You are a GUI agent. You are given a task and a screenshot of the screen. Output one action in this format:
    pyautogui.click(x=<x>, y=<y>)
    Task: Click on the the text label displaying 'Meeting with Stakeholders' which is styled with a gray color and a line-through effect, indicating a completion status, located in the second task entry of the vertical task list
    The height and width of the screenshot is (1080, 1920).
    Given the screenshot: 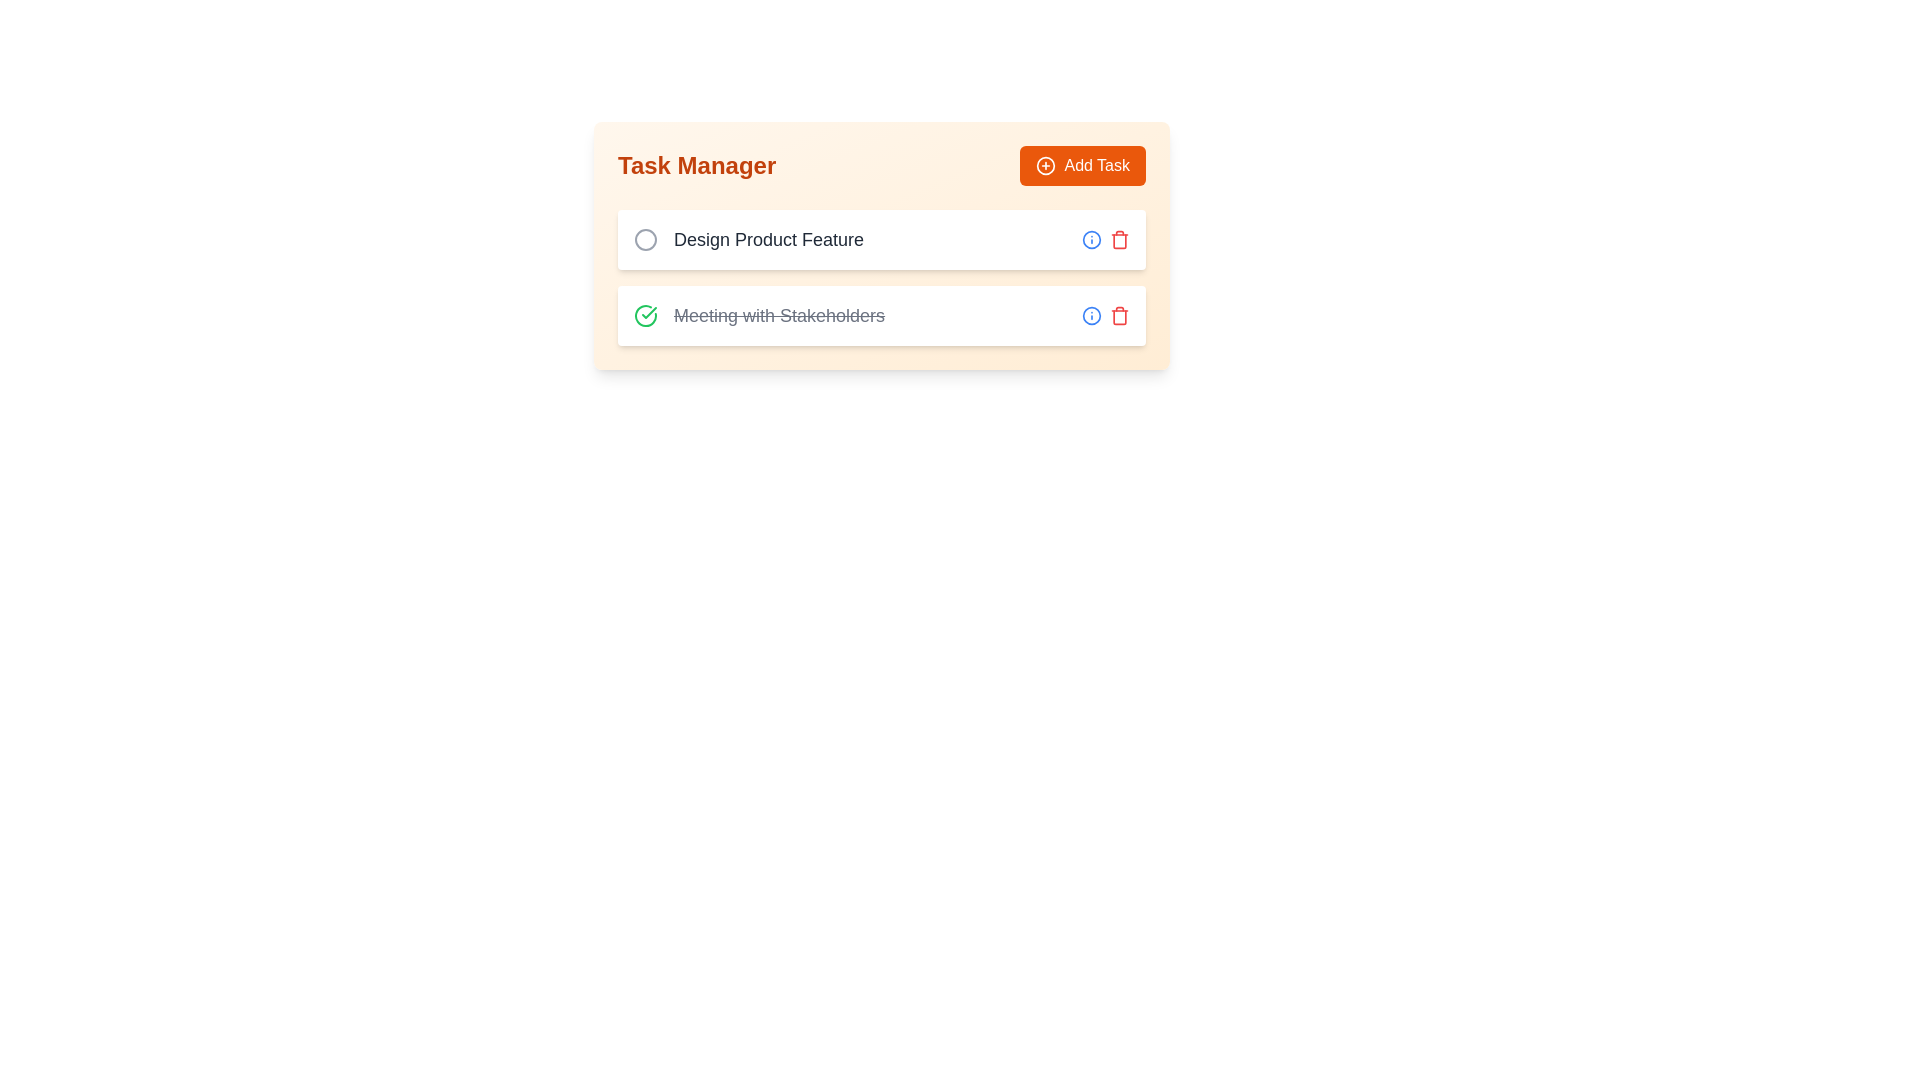 What is the action you would take?
    pyautogui.click(x=778, y=315)
    